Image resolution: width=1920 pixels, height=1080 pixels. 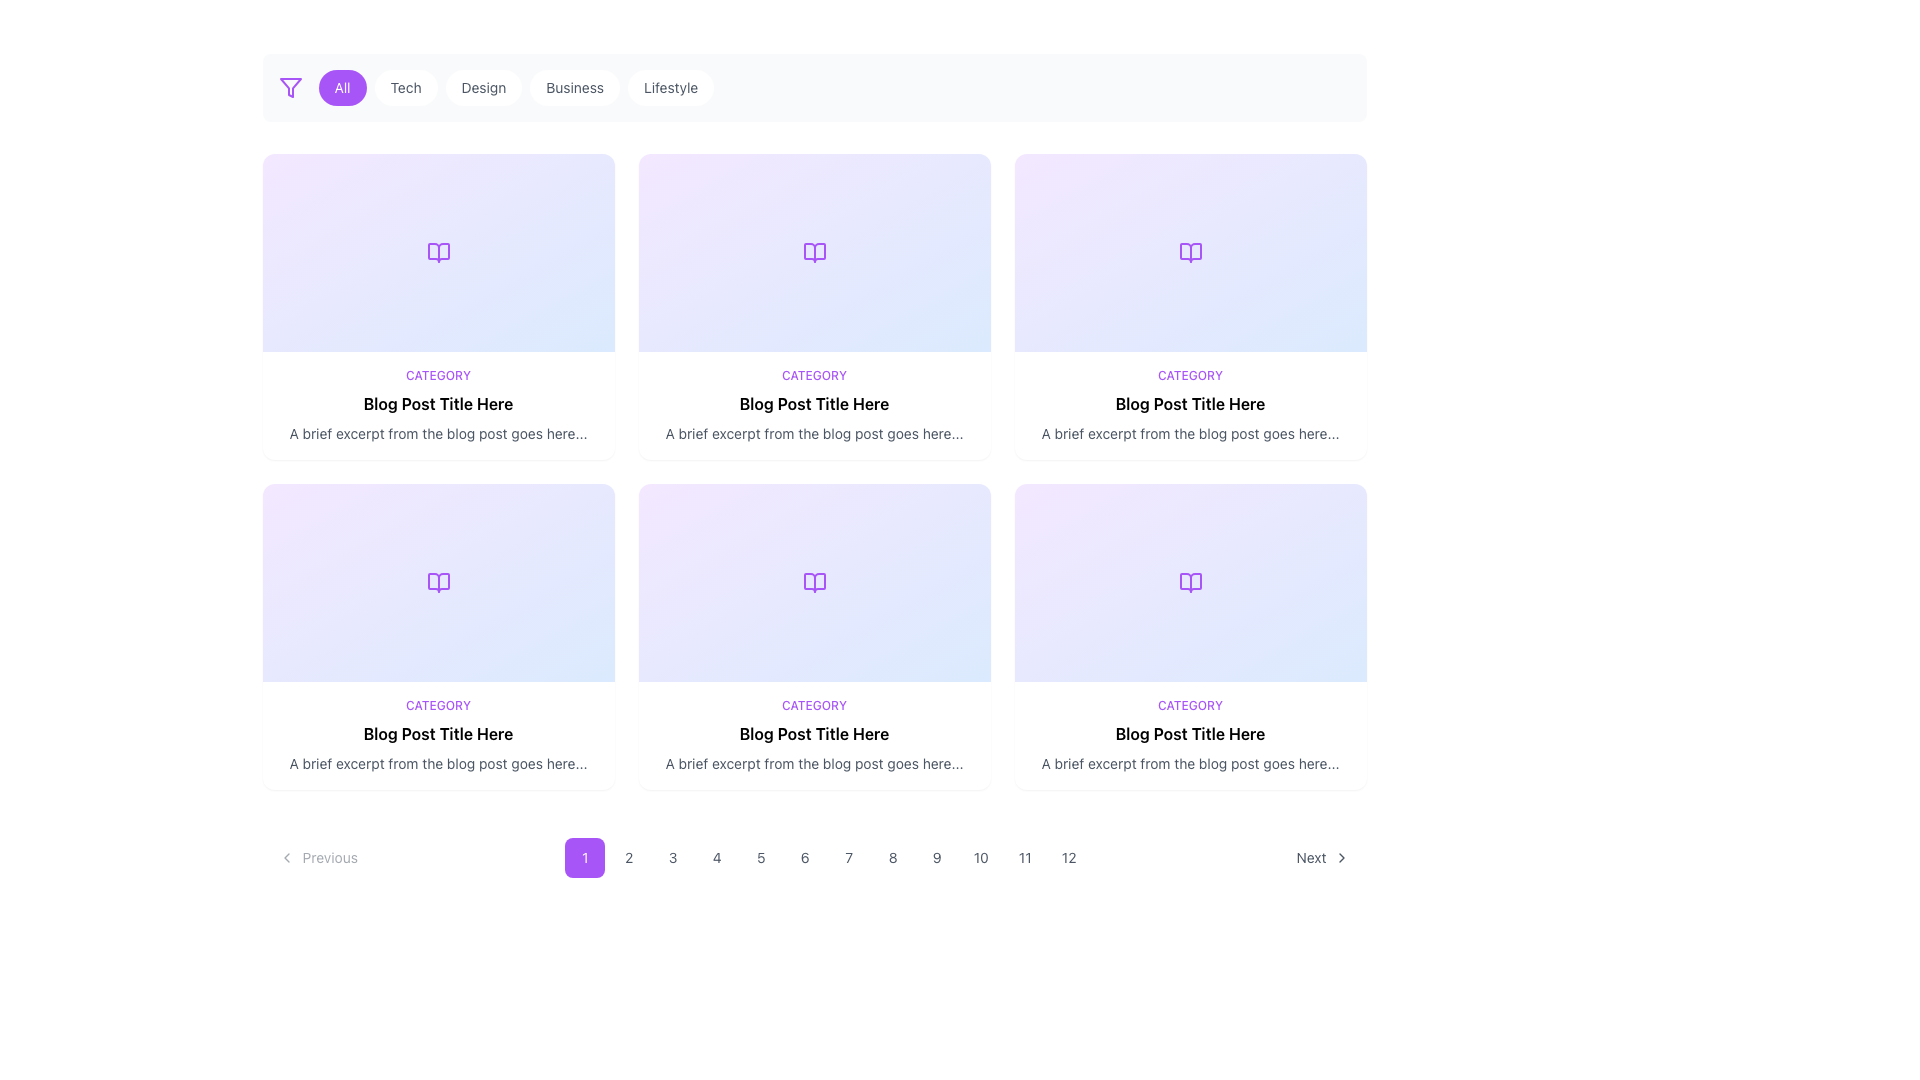 What do you see at coordinates (405, 87) in the screenshot?
I see `the 'Tech' button, which is the second button in a horizontal set of buttons, to filter content by 'Tech' category` at bounding box center [405, 87].